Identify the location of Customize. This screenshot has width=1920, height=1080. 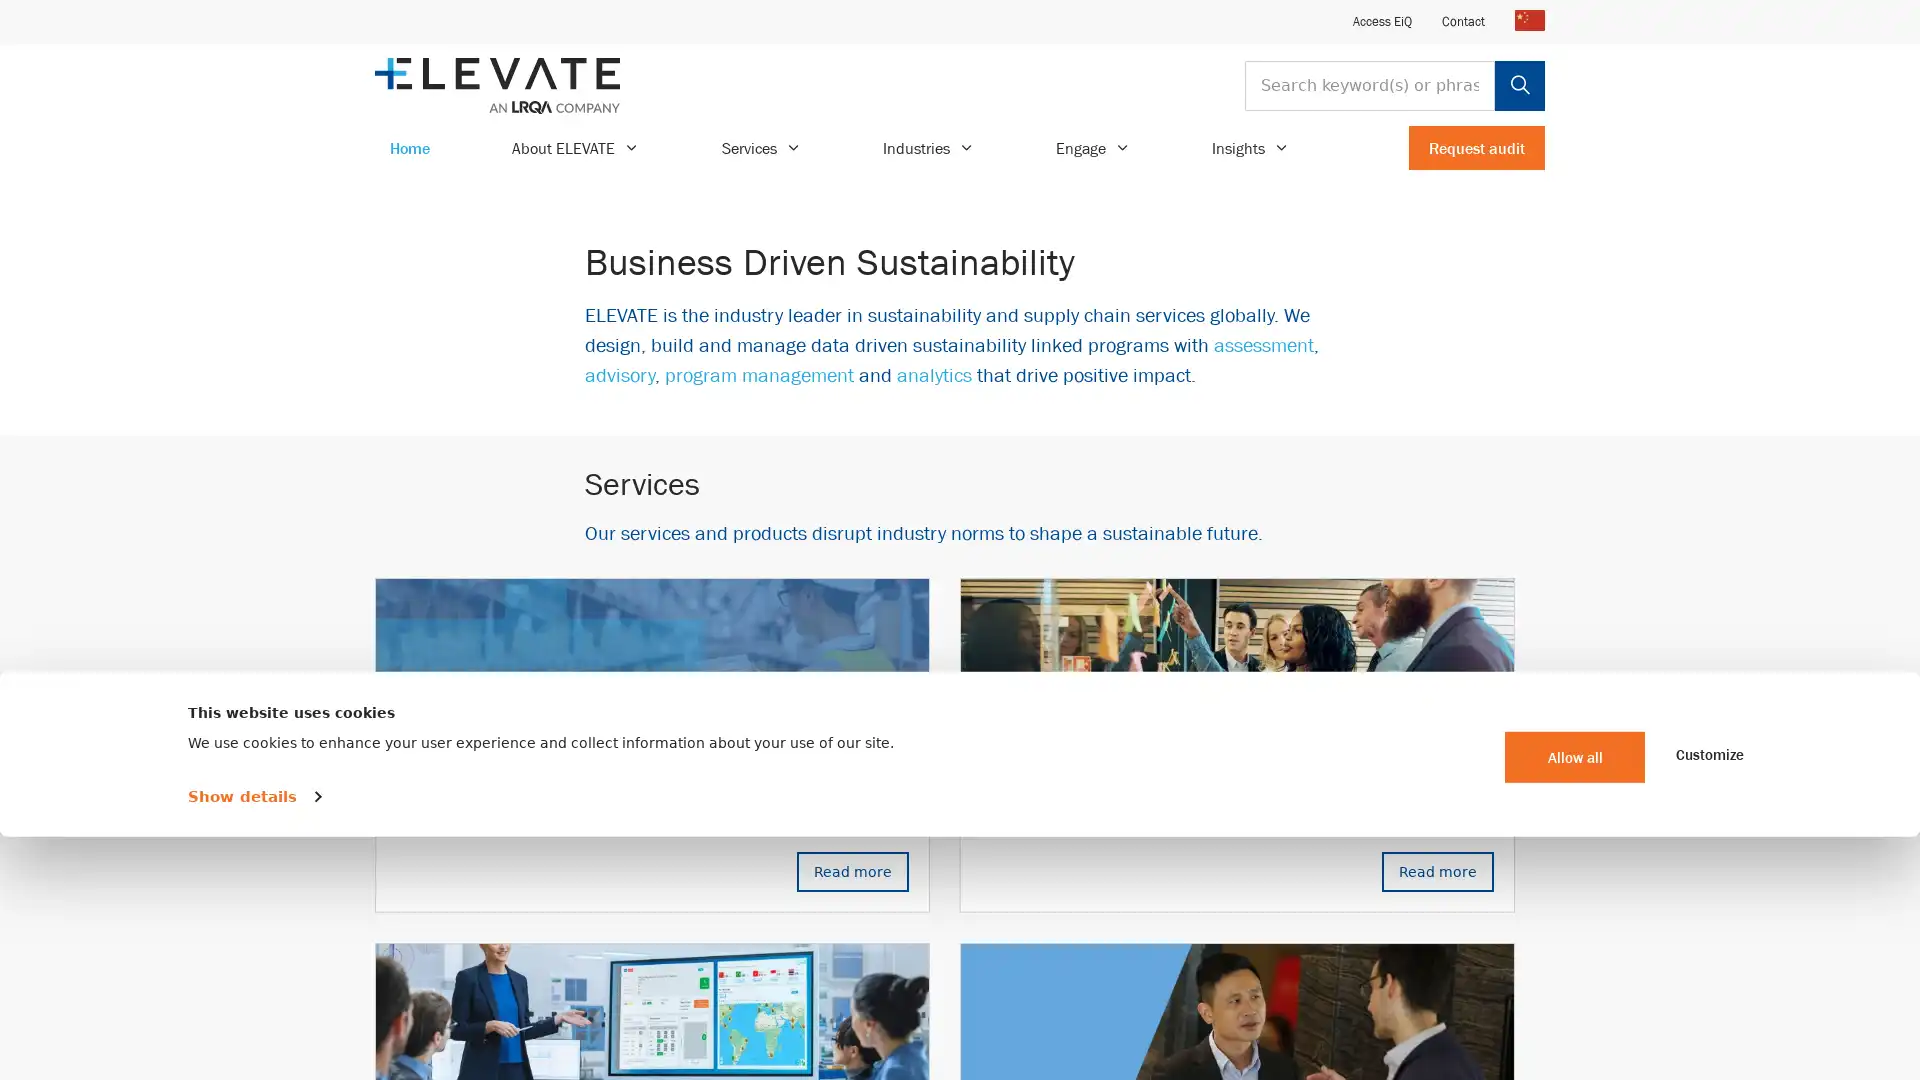
(1708, 996).